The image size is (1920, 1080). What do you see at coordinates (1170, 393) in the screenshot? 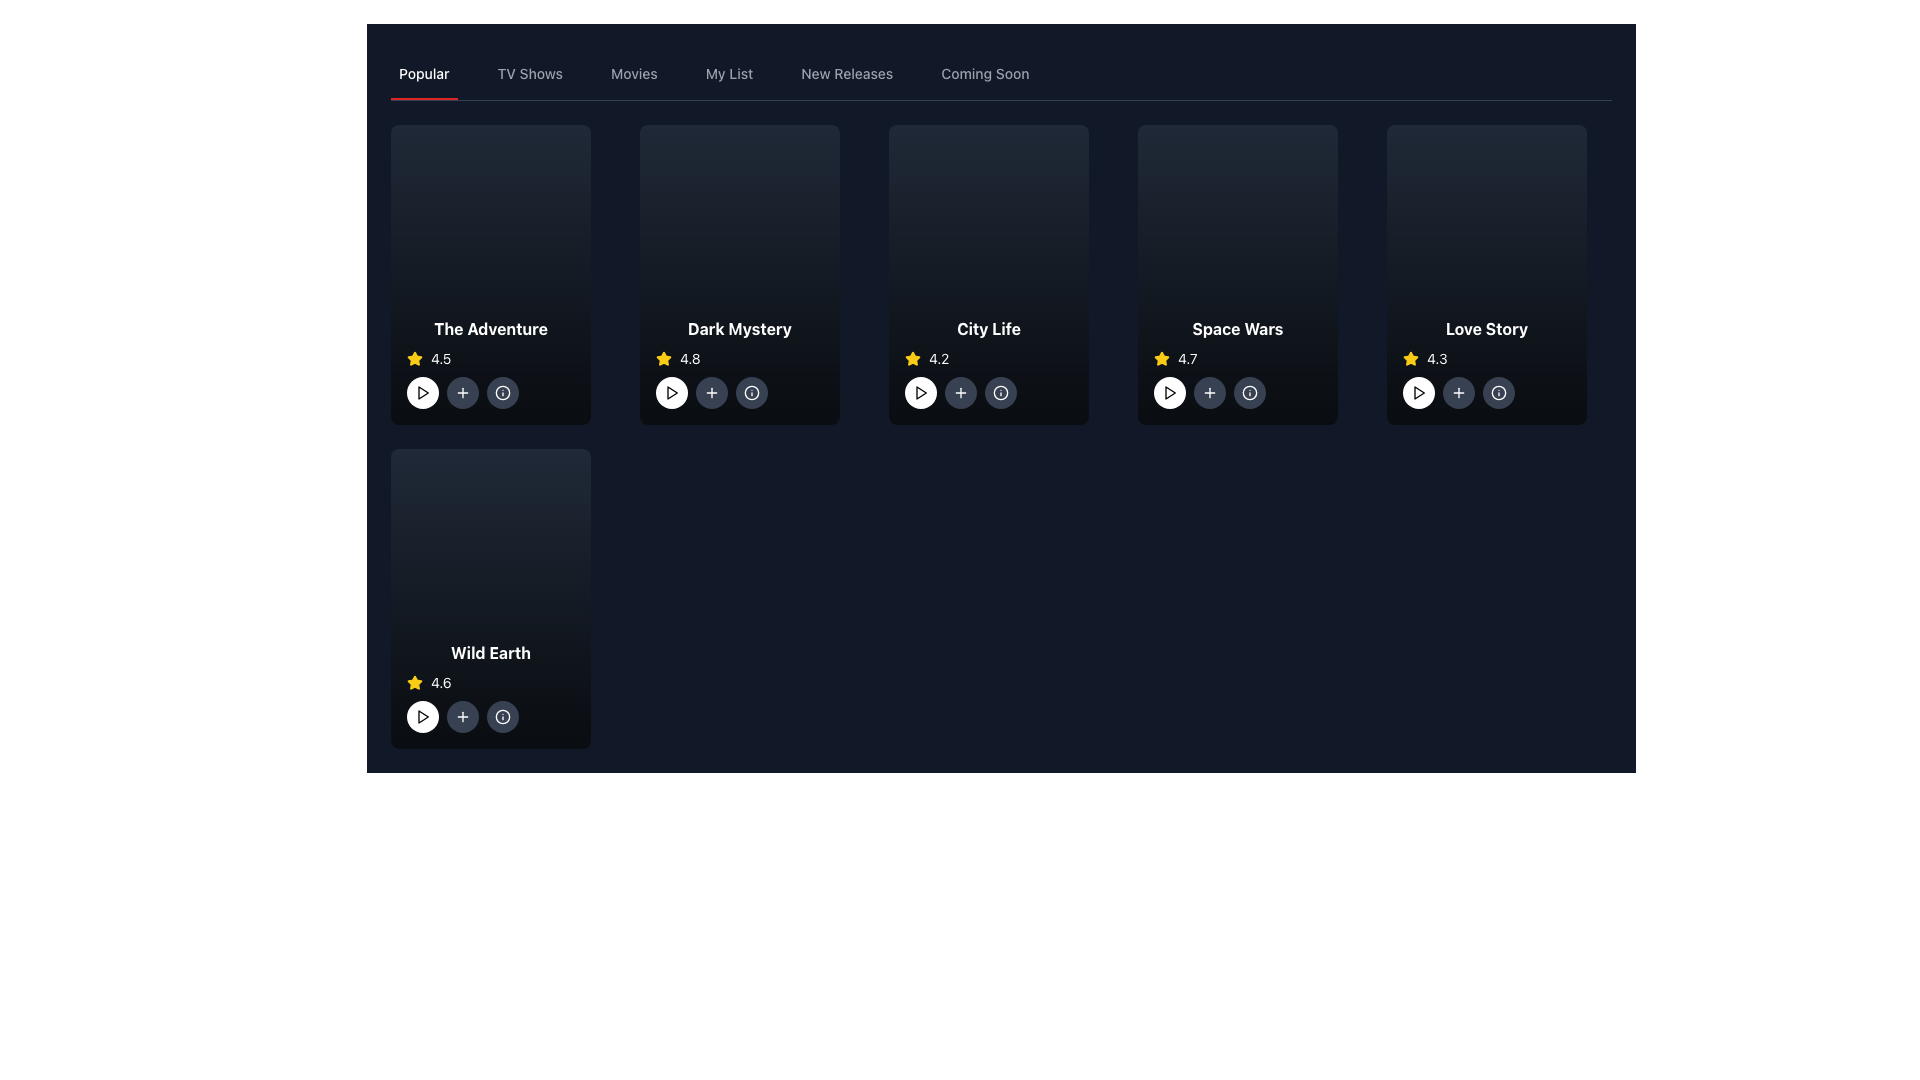
I see `the small triangular play icon located within the bottom-left circular button of the 'Space Wars' film card to play the video` at bounding box center [1170, 393].